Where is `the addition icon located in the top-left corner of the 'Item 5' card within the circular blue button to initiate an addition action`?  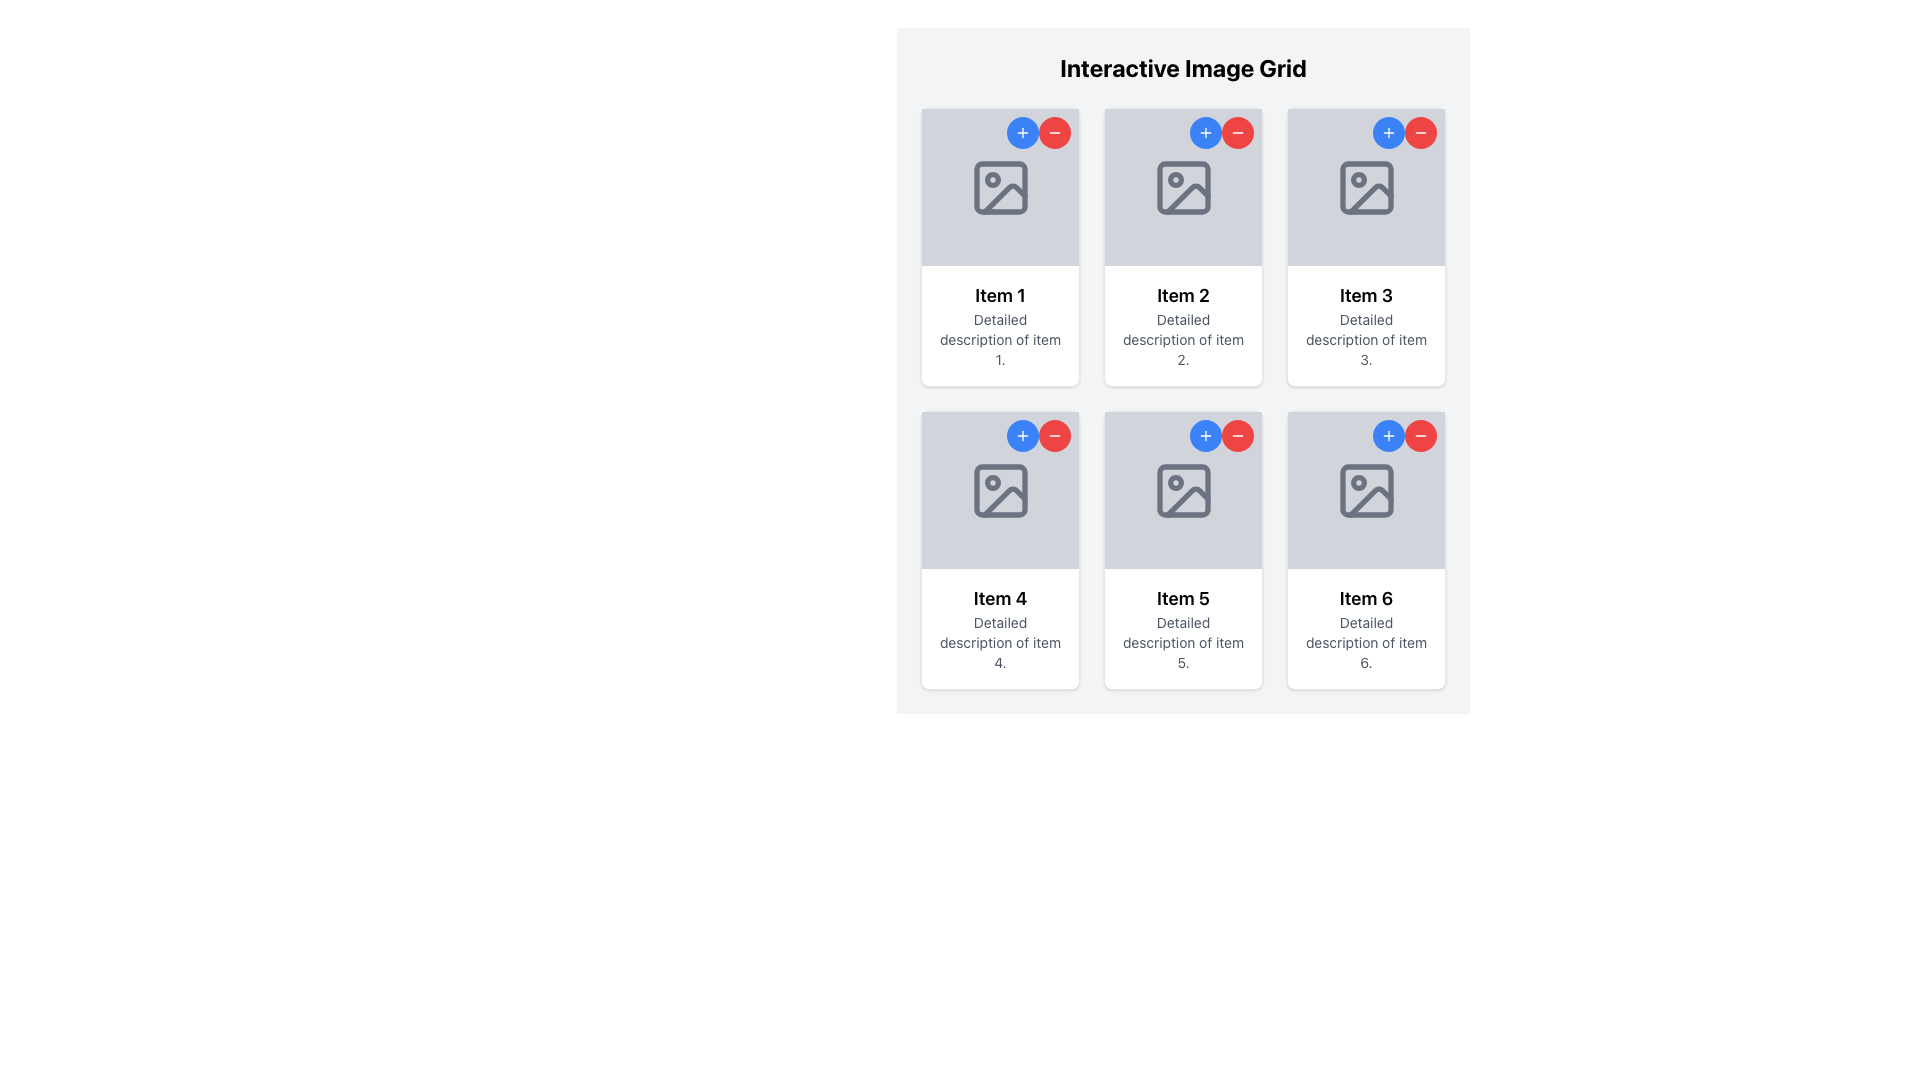
the addition icon located in the top-left corner of the 'Item 5' card within the circular blue button to initiate an addition action is located at coordinates (1204, 434).